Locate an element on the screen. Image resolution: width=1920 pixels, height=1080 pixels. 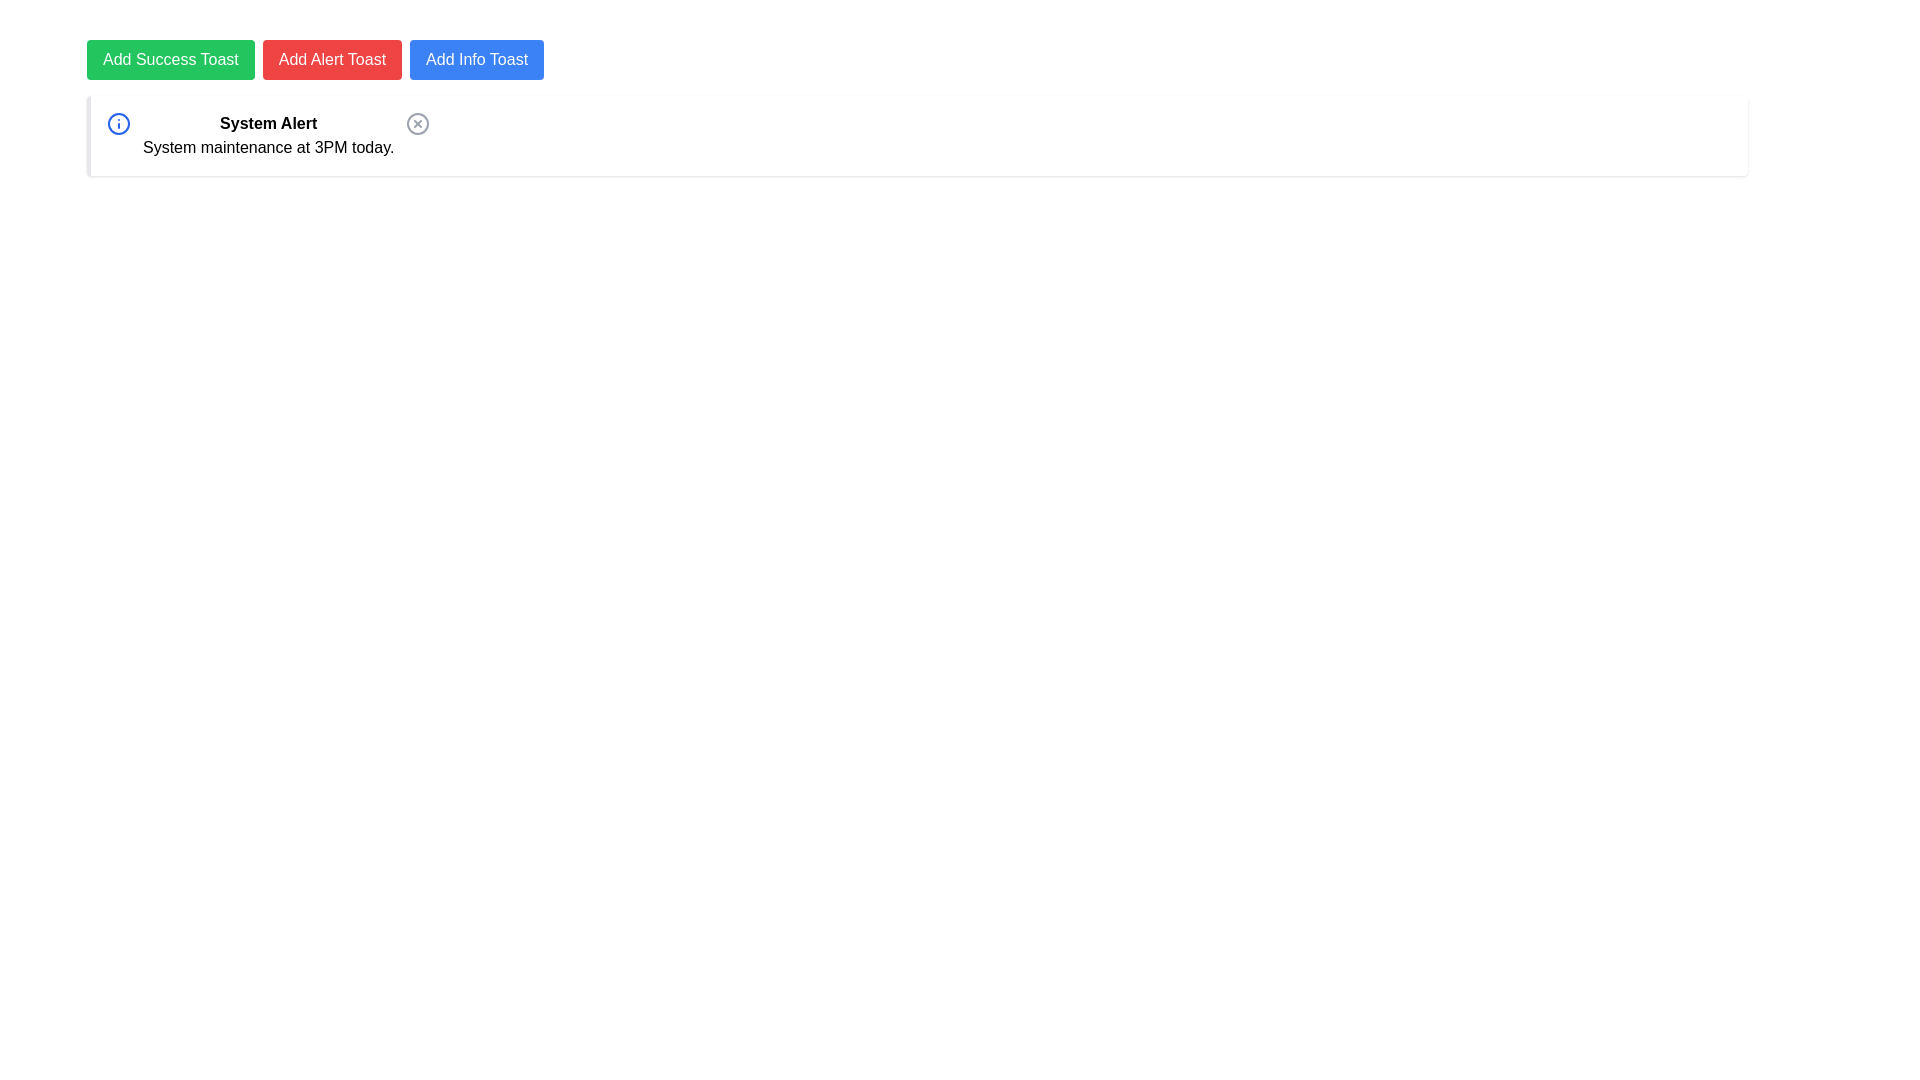
the circular icon with a blue outline and a dot in the center, located in the System Alert notification bar next to the bolded text 'System Alert' is located at coordinates (118, 123).